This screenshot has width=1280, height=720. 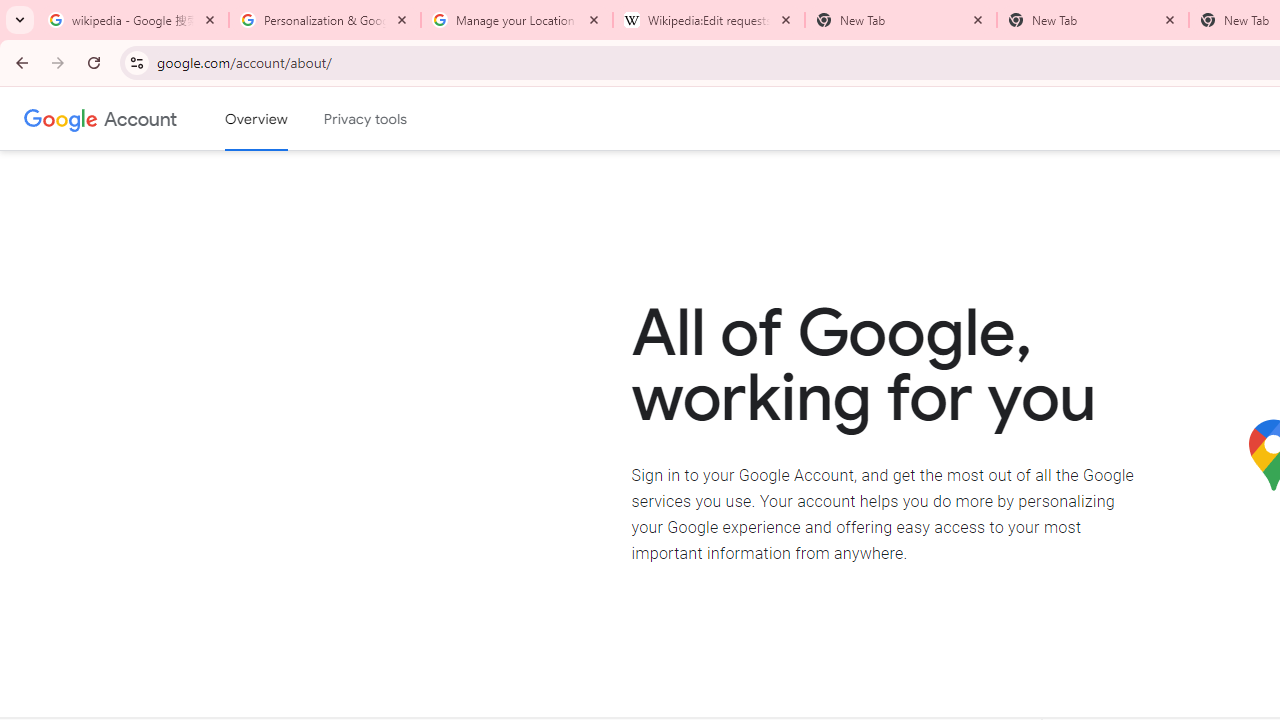 What do you see at coordinates (709, 20) in the screenshot?
I see `'Wikipedia:Edit requests - Wikipedia'` at bounding box center [709, 20].